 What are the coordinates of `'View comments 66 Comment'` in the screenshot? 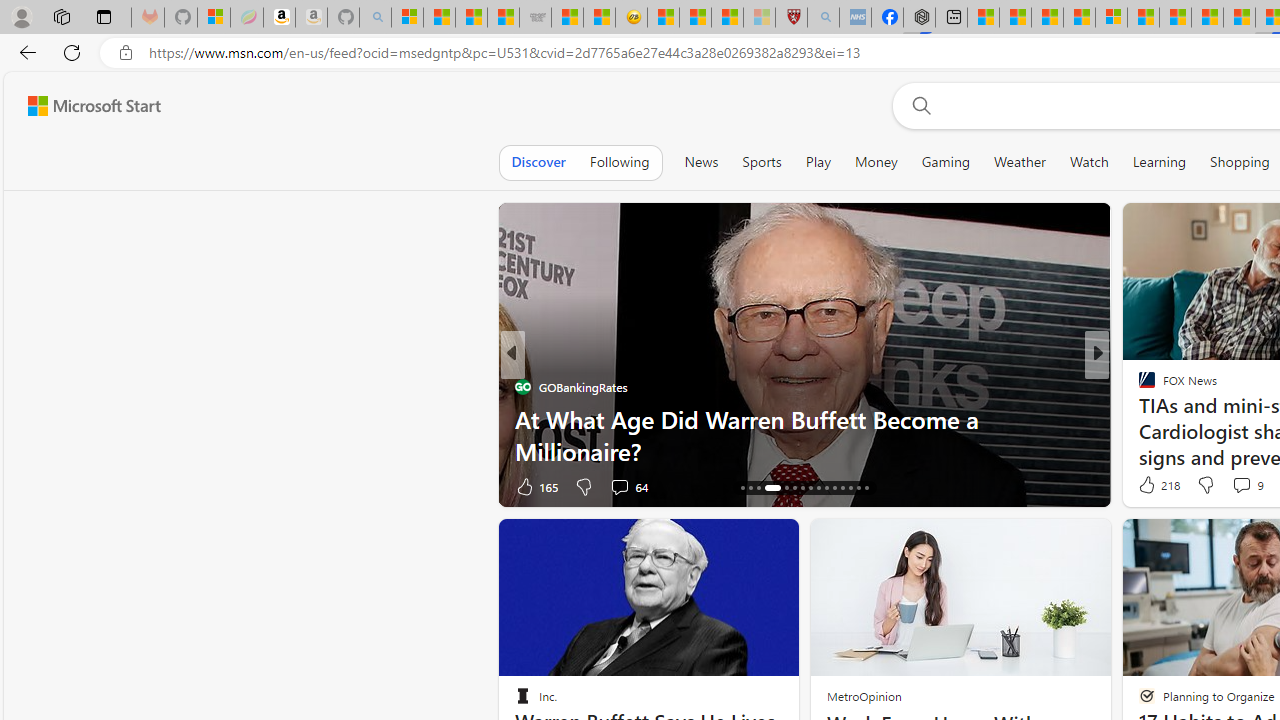 It's located at (1243, 486).